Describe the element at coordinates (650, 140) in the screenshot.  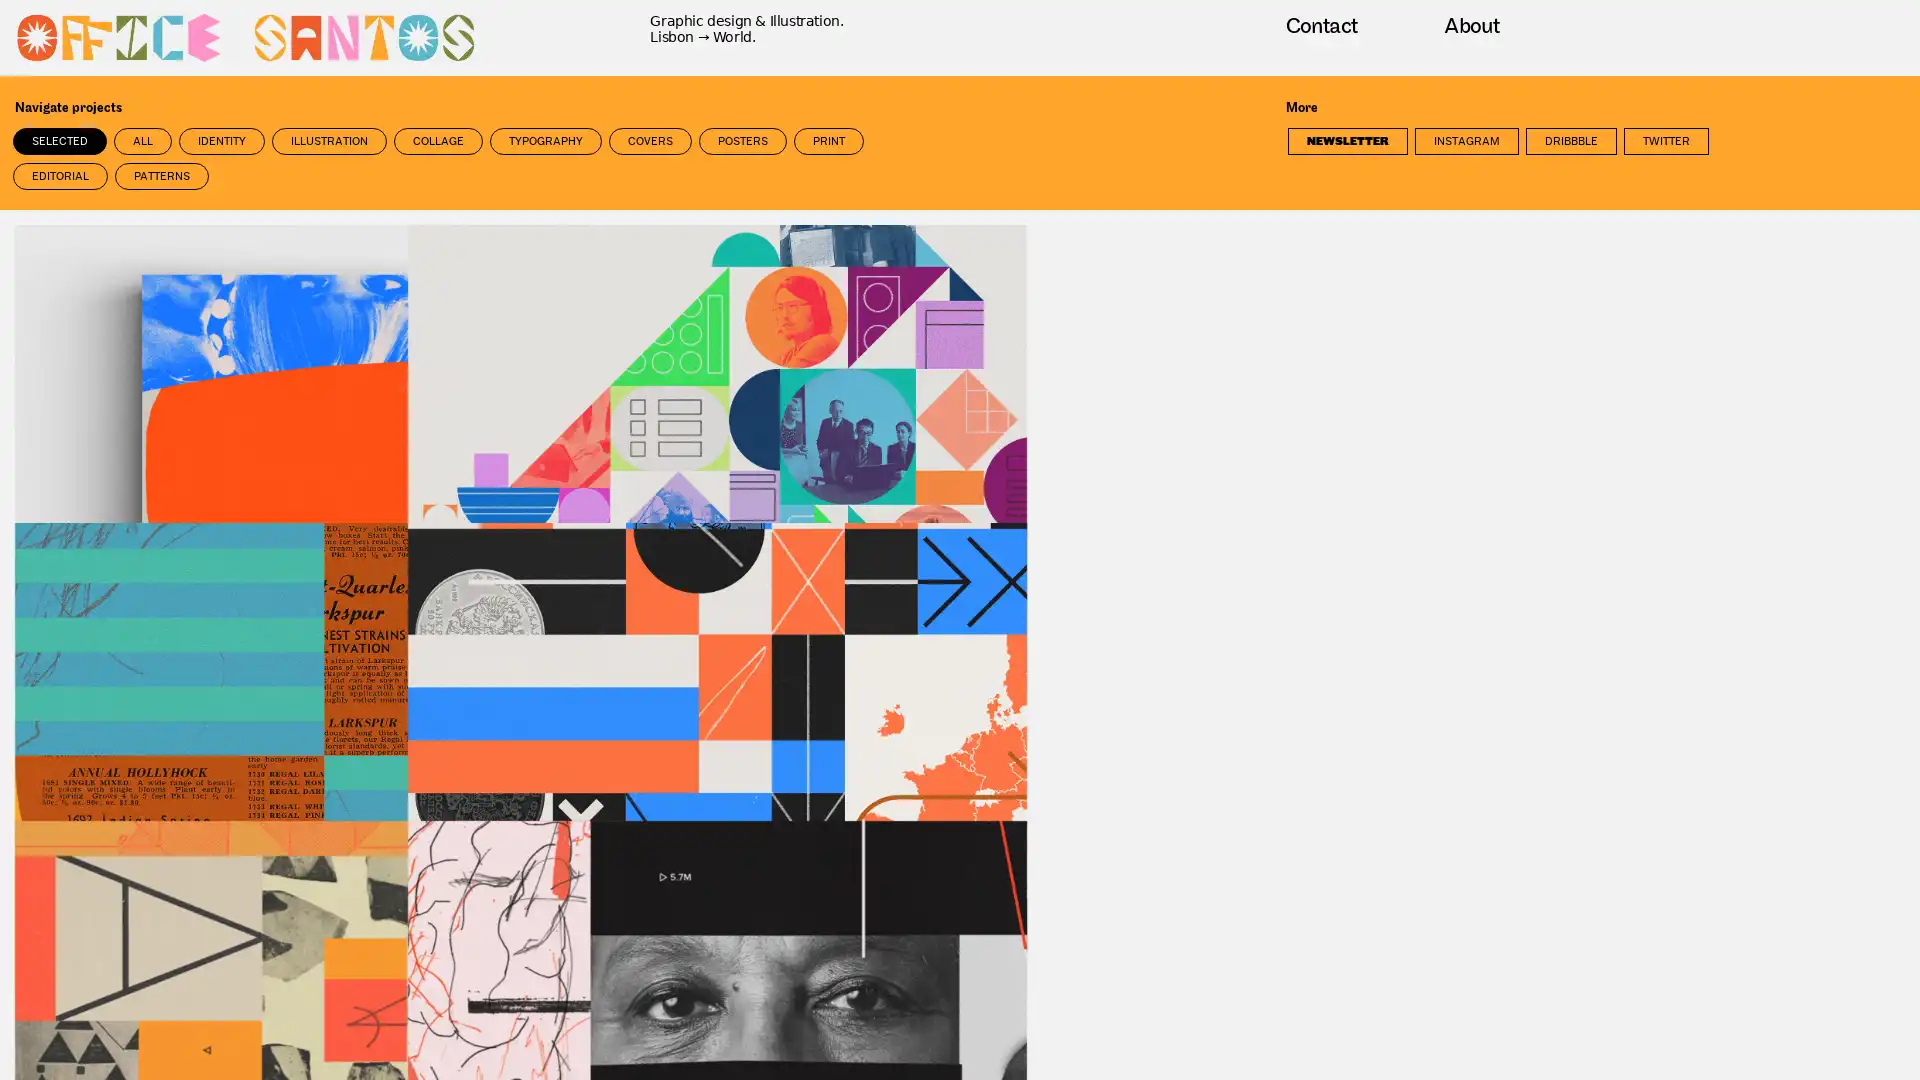
I see `COVERS` at that location.